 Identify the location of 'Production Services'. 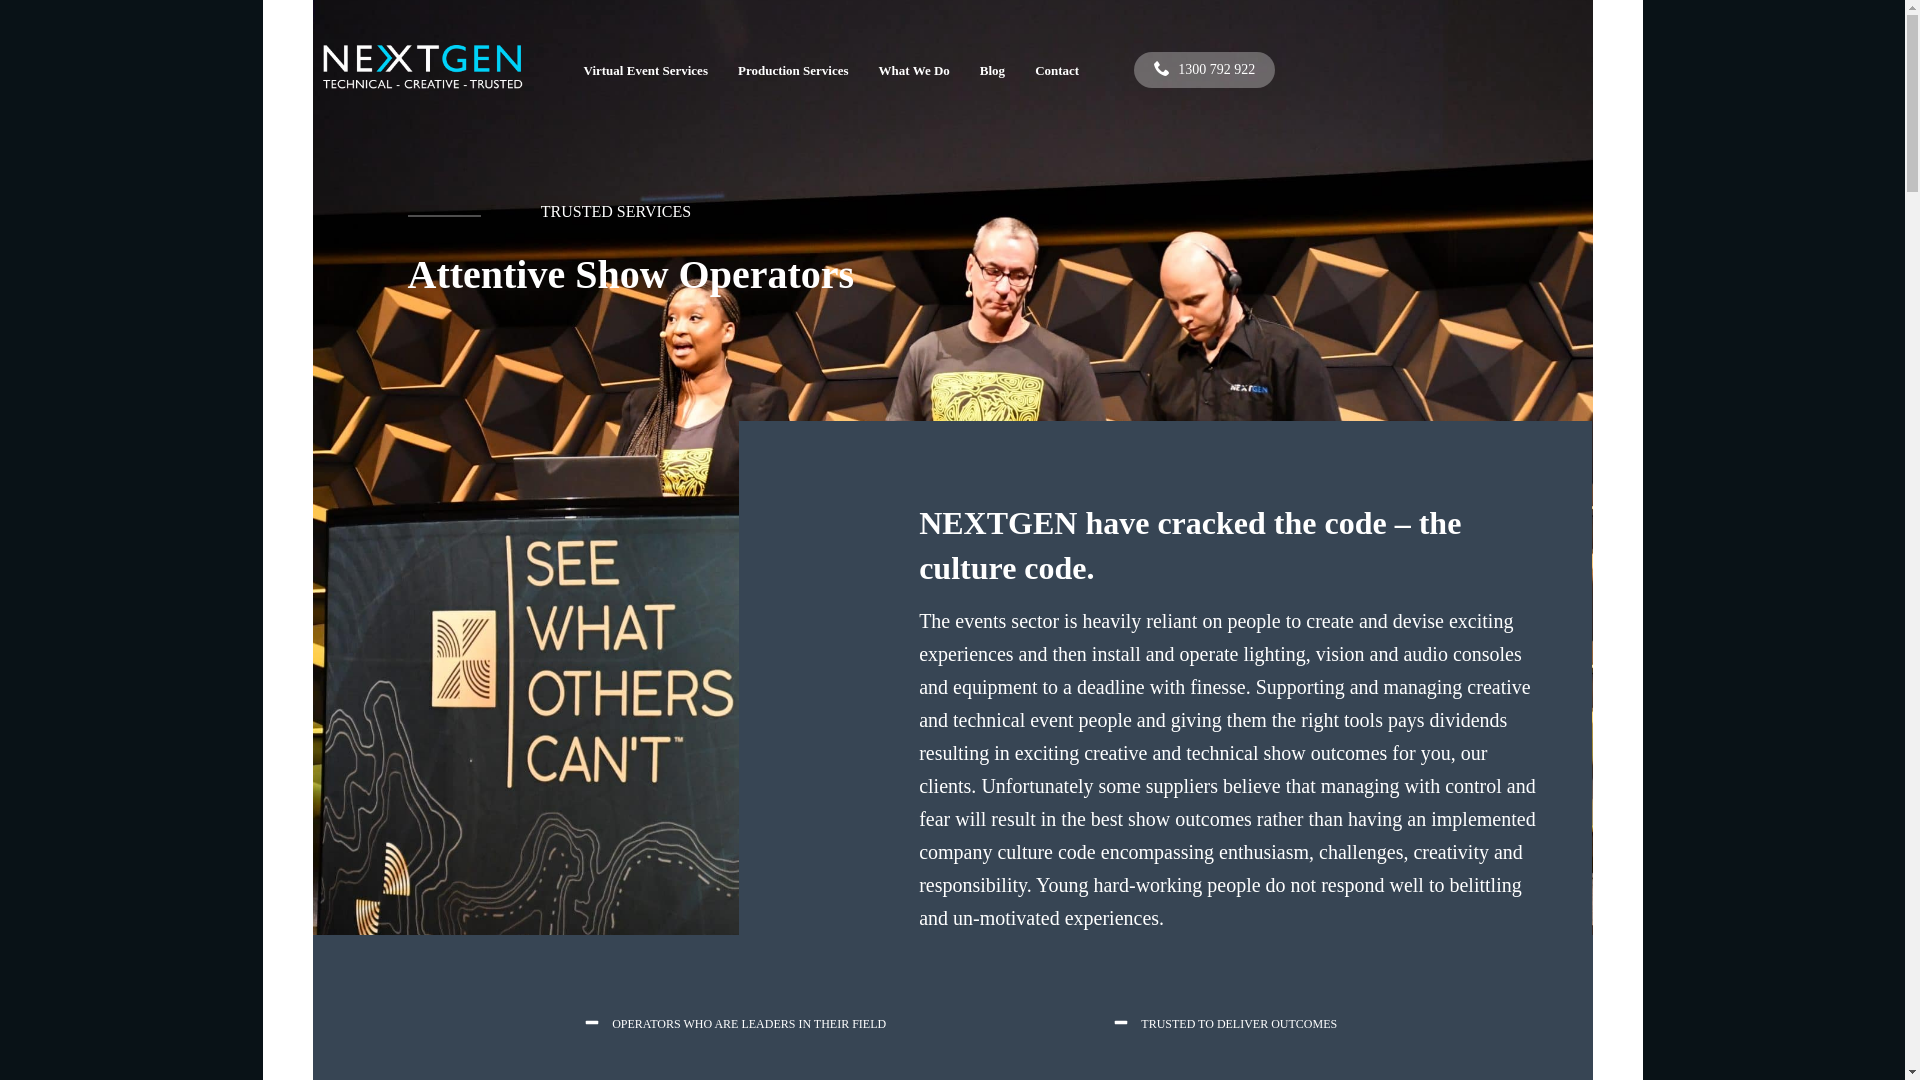
(792, 69).